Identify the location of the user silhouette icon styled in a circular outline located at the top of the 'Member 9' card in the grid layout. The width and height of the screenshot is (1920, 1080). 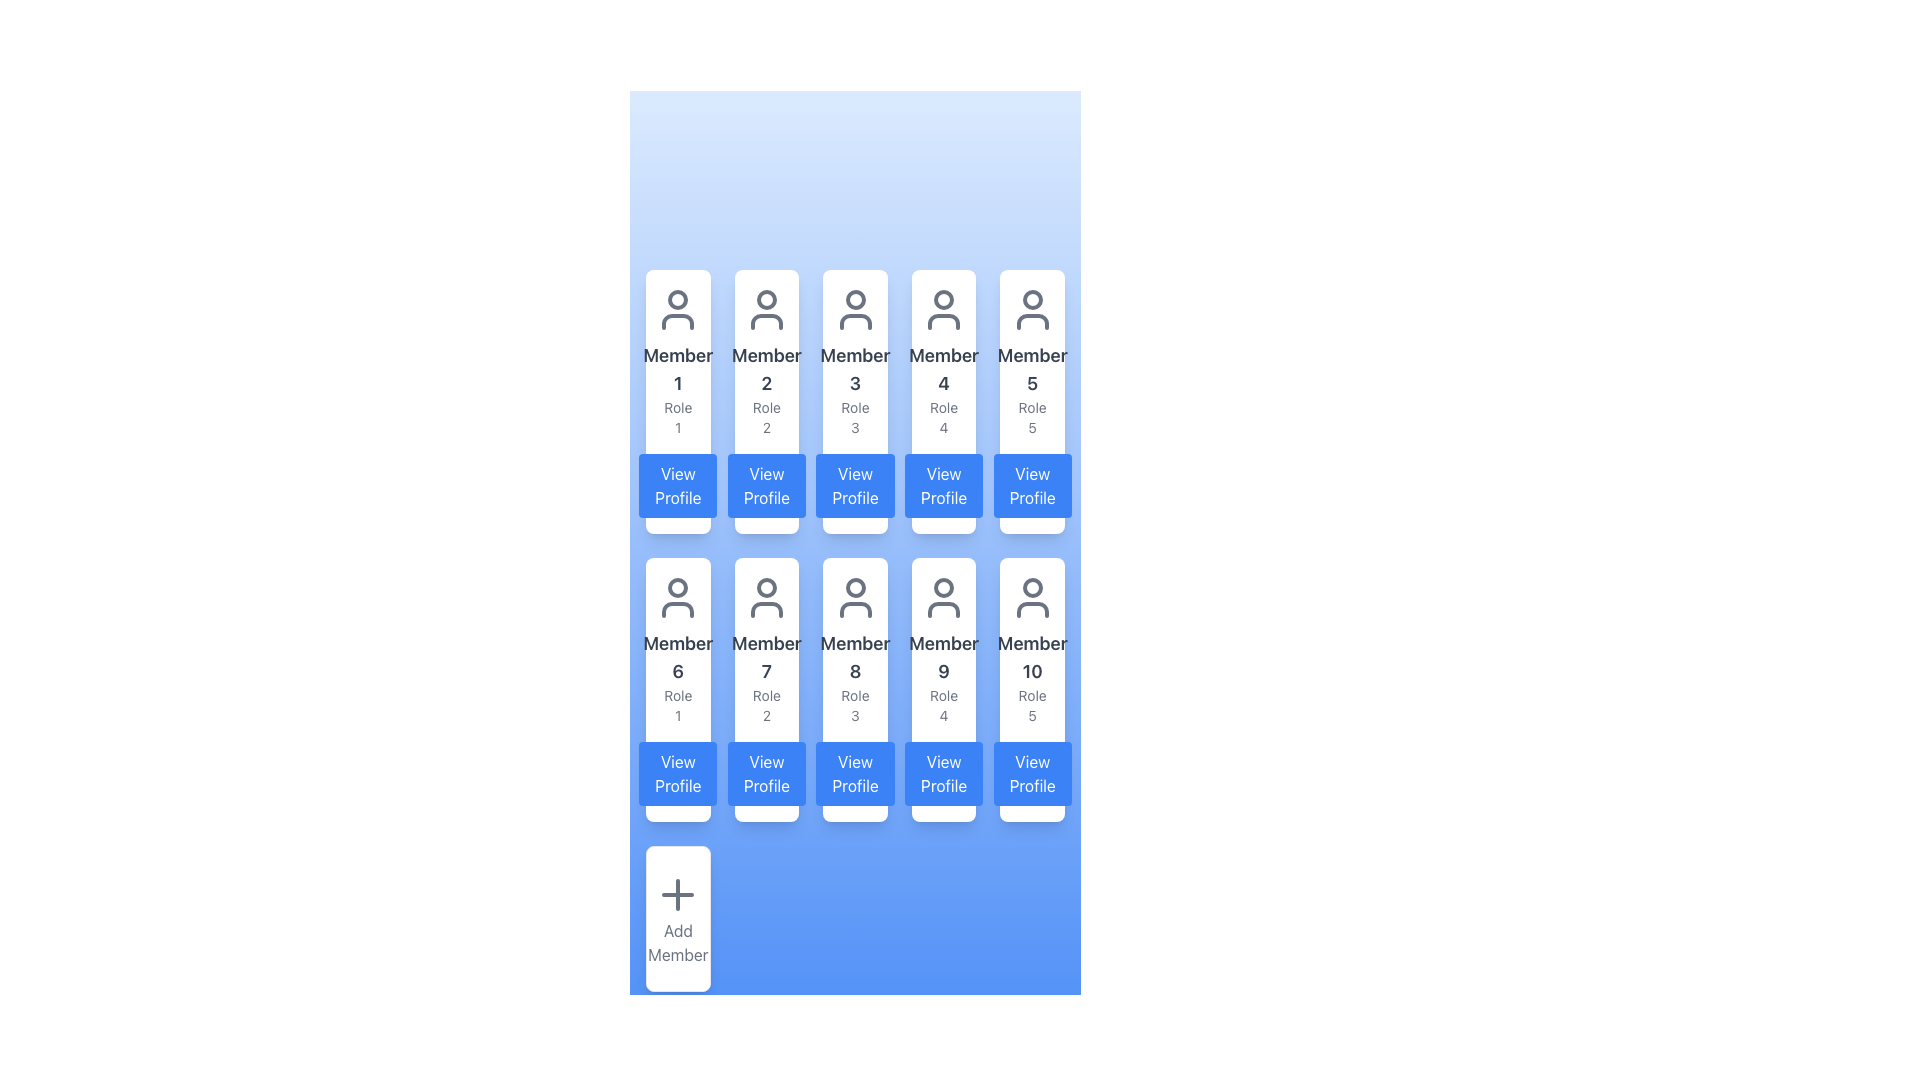
(943, 596).